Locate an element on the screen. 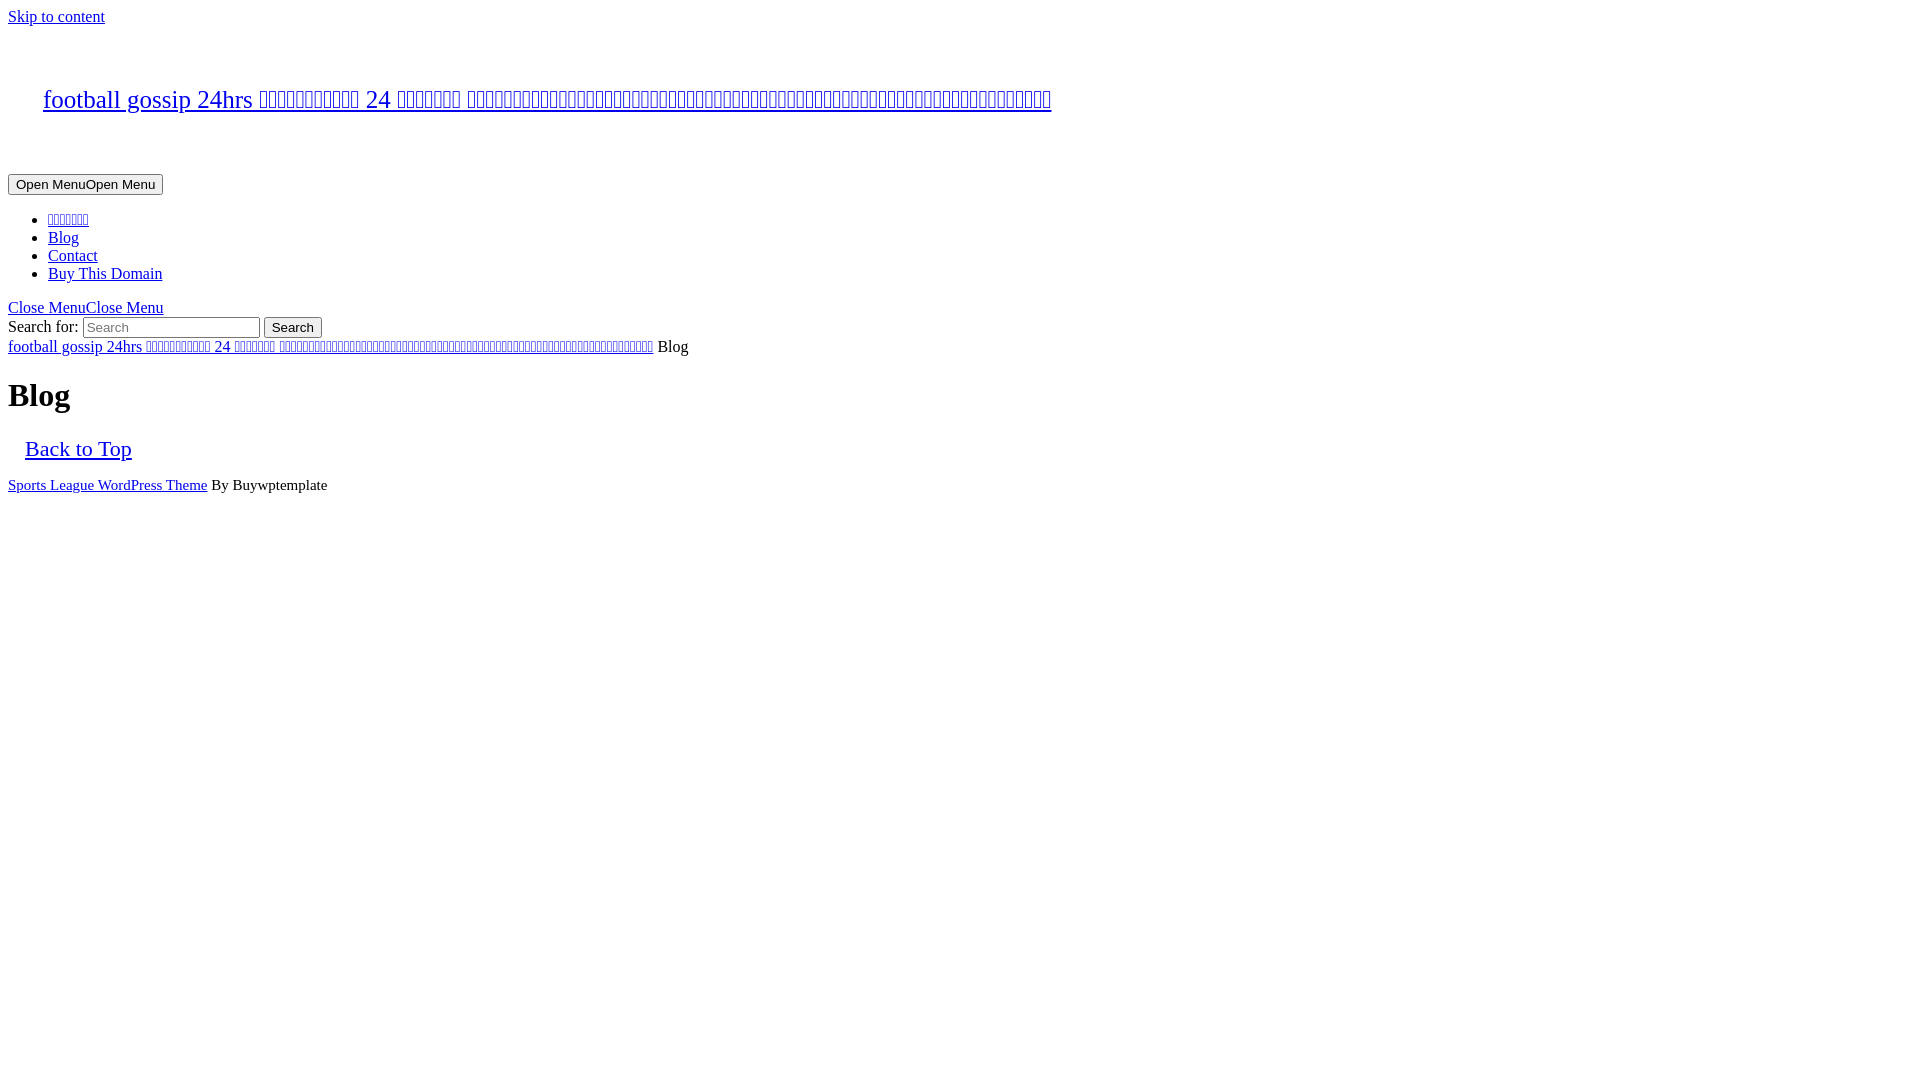 This screenshot has height=1080, width=1920. 'Open MenuOpen Menu' is located at coordinates (8, 184).